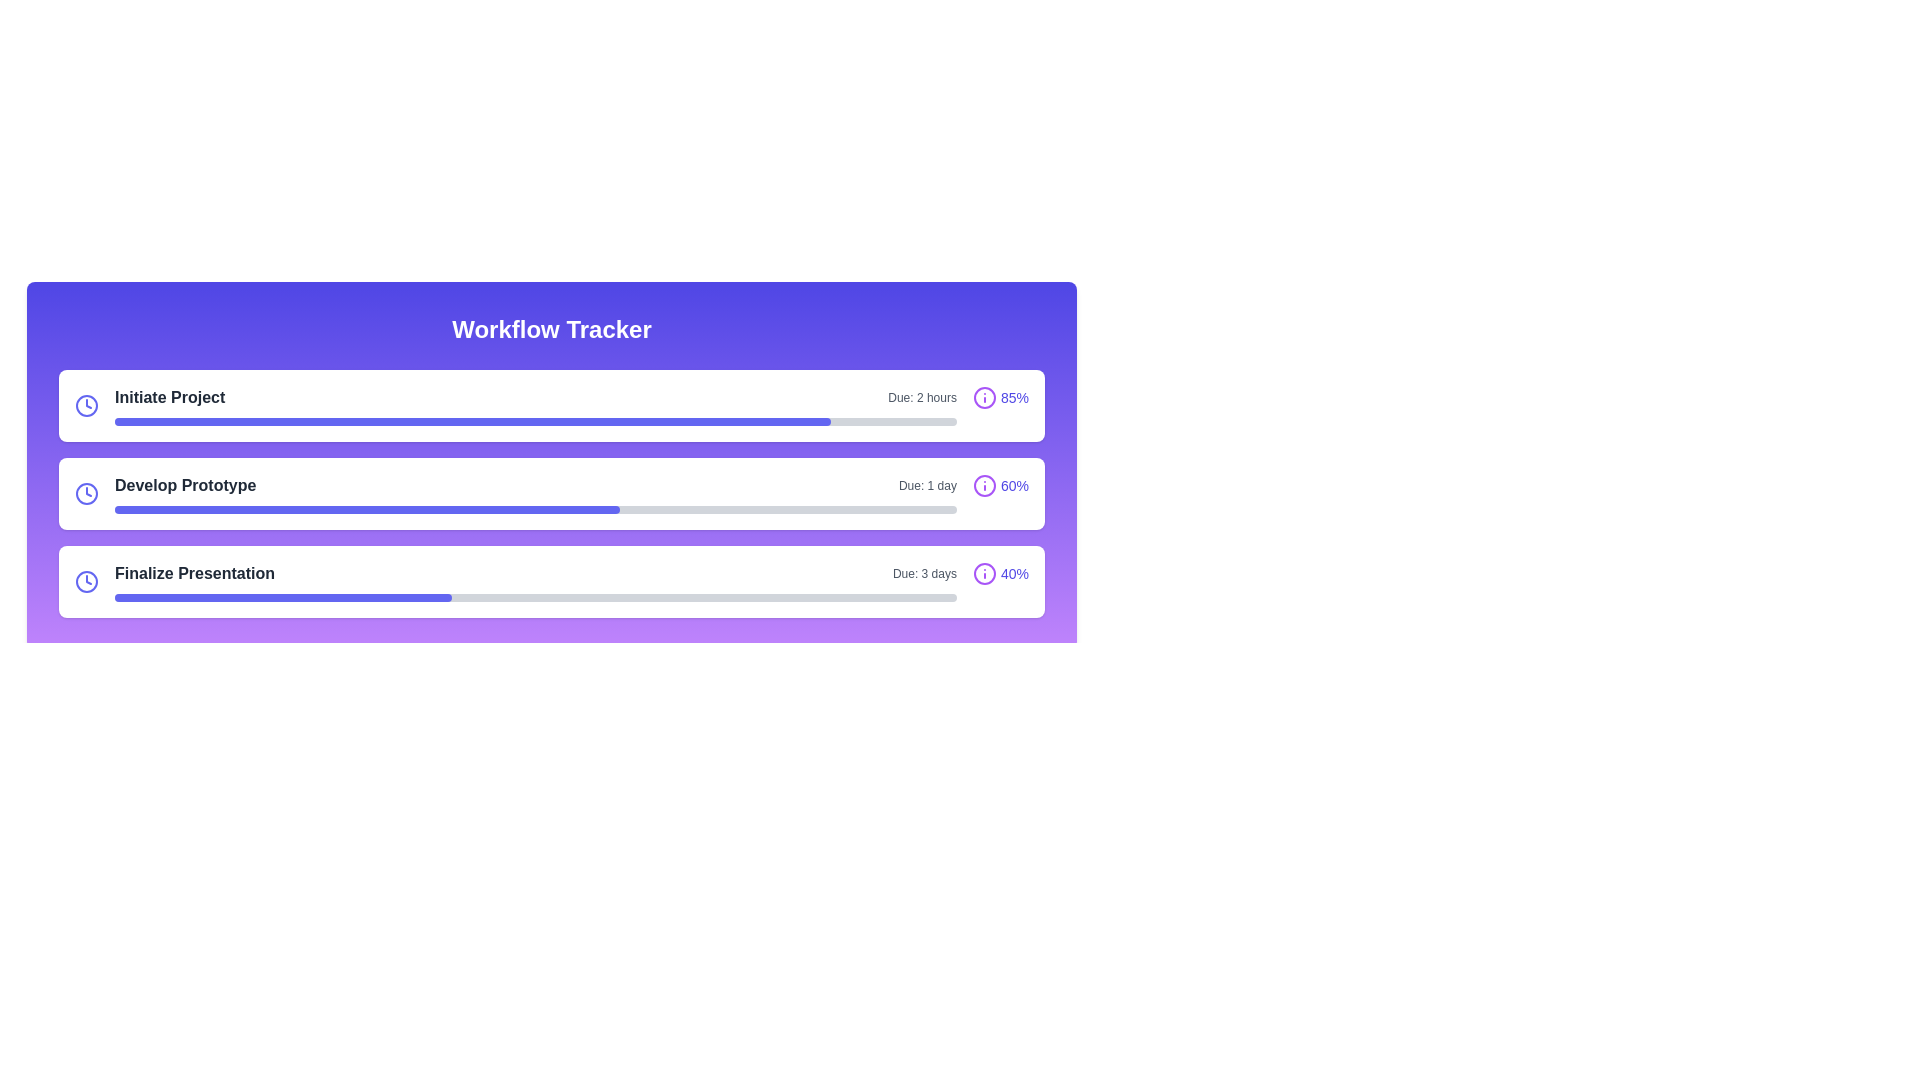  What do you see at coordinates (923, 574) in the screenshot?
I see `the text label that displays 'Due: 3 days', located in the third task panel to the right of the task name 'Finalize Presentation'` at bounding box center [923, 574].